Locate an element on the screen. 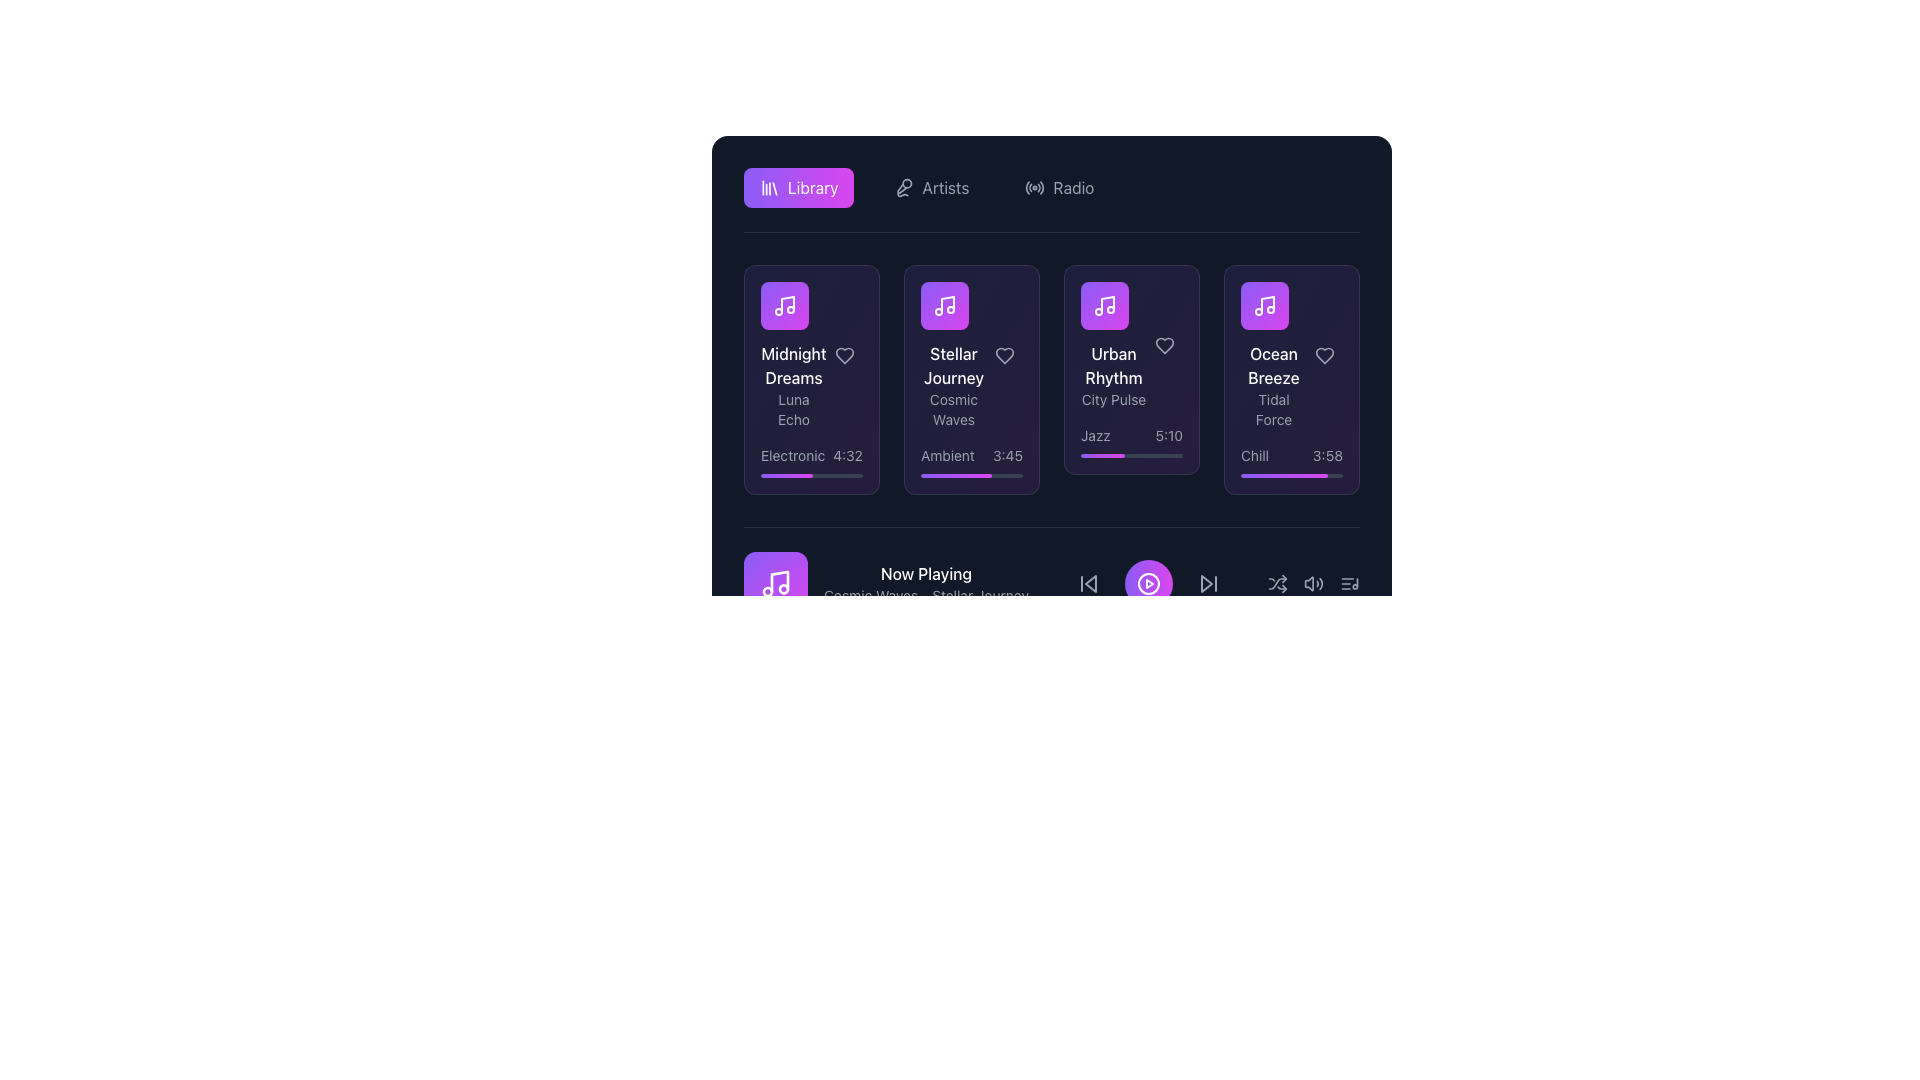  the white music note icon, which is the first item in the 'Now Playing' section with a purple gradient background is located at coordinates (775, 583).